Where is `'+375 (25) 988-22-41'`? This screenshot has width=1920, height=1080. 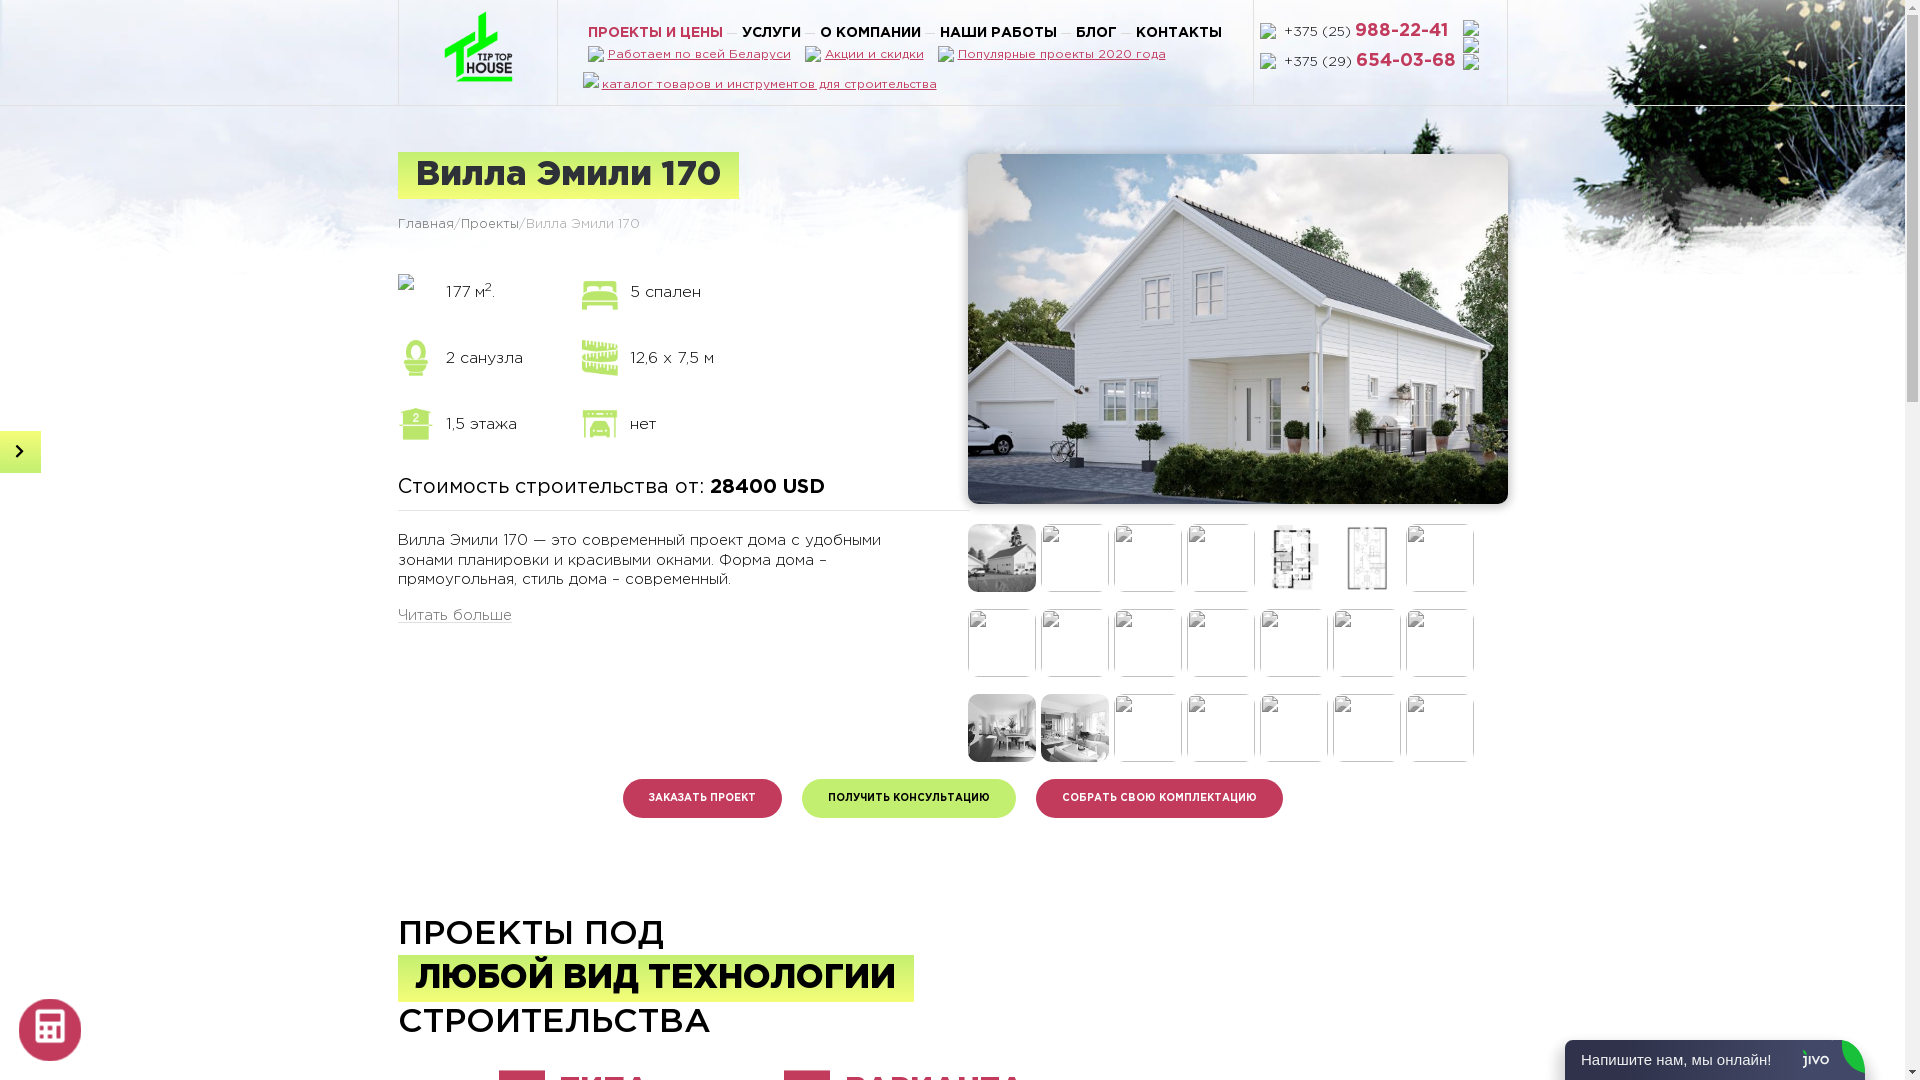 '+375 (25) 988-22-41' is located at coordinates (1283, 31).